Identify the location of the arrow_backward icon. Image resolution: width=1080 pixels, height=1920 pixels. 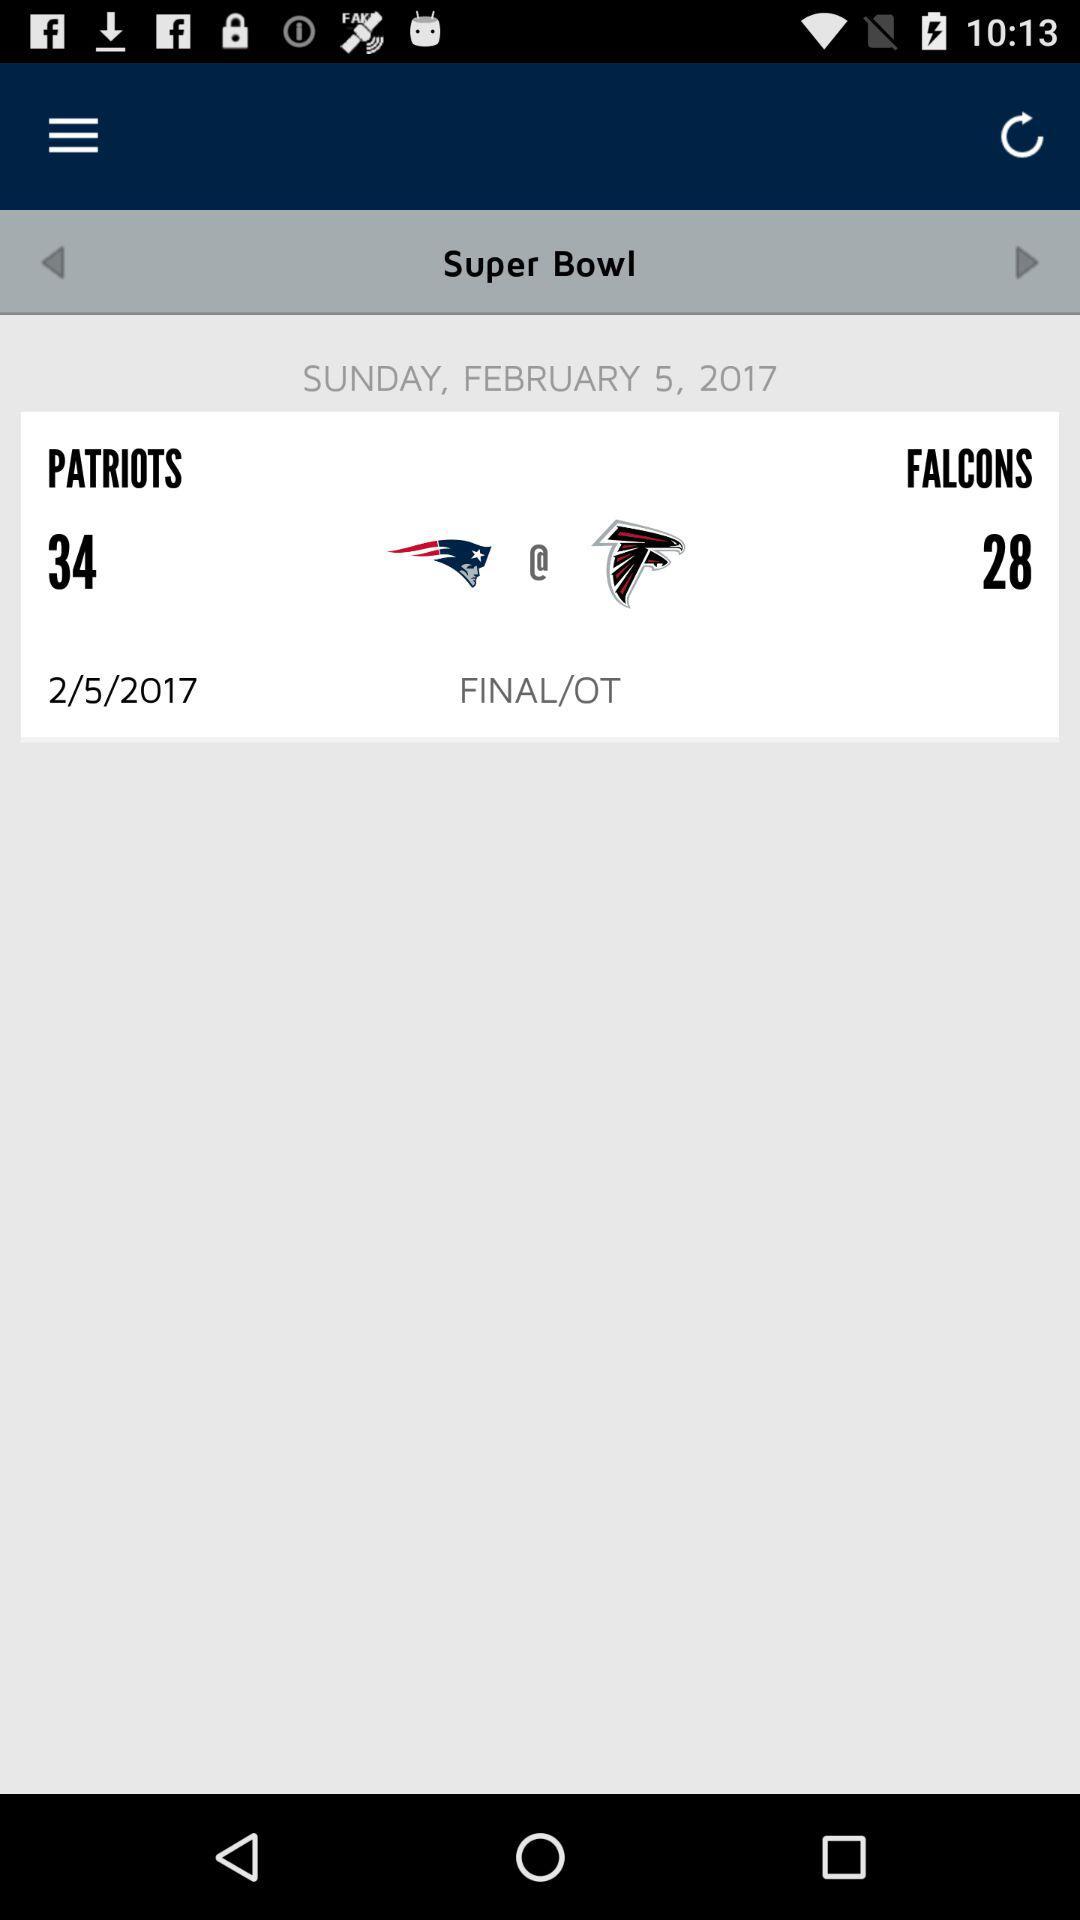
(51, 279).